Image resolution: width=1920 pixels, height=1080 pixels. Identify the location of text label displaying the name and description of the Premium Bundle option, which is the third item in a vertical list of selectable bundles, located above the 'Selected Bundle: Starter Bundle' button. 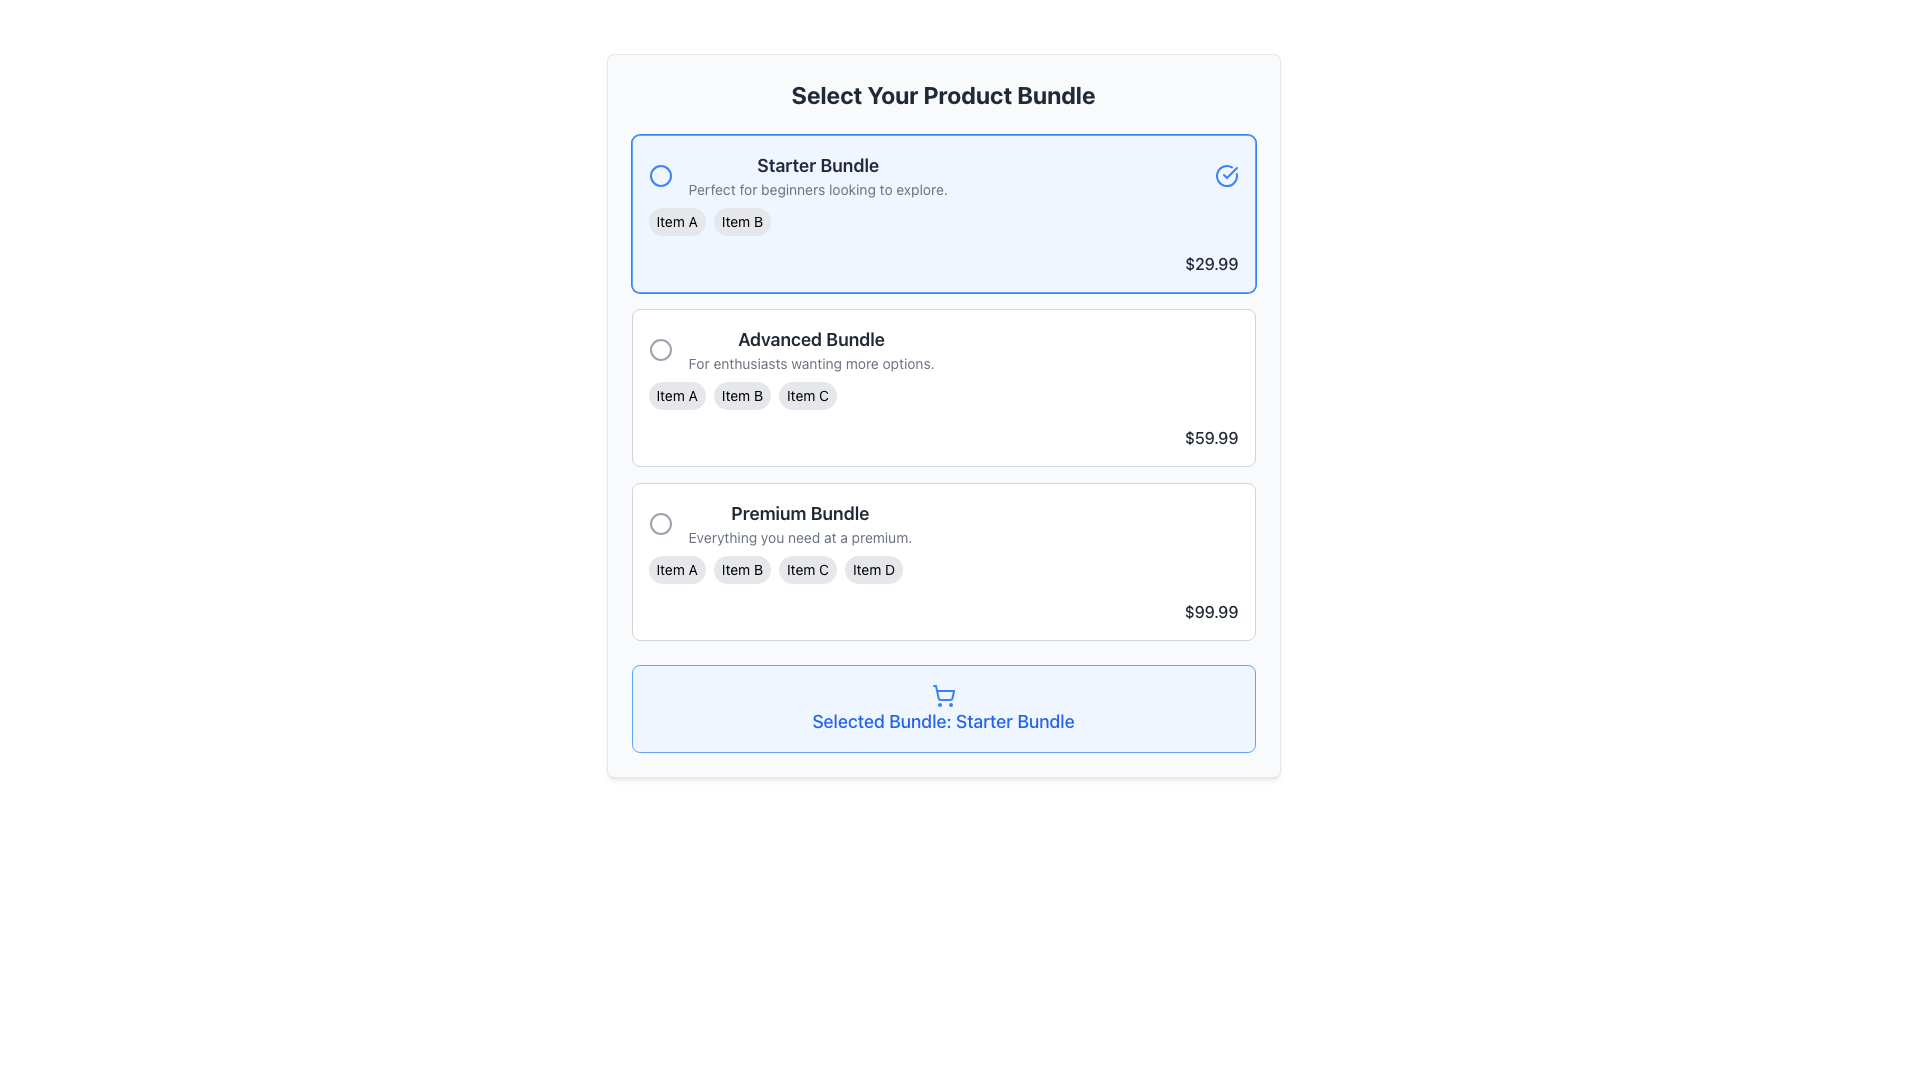
(800, 523).